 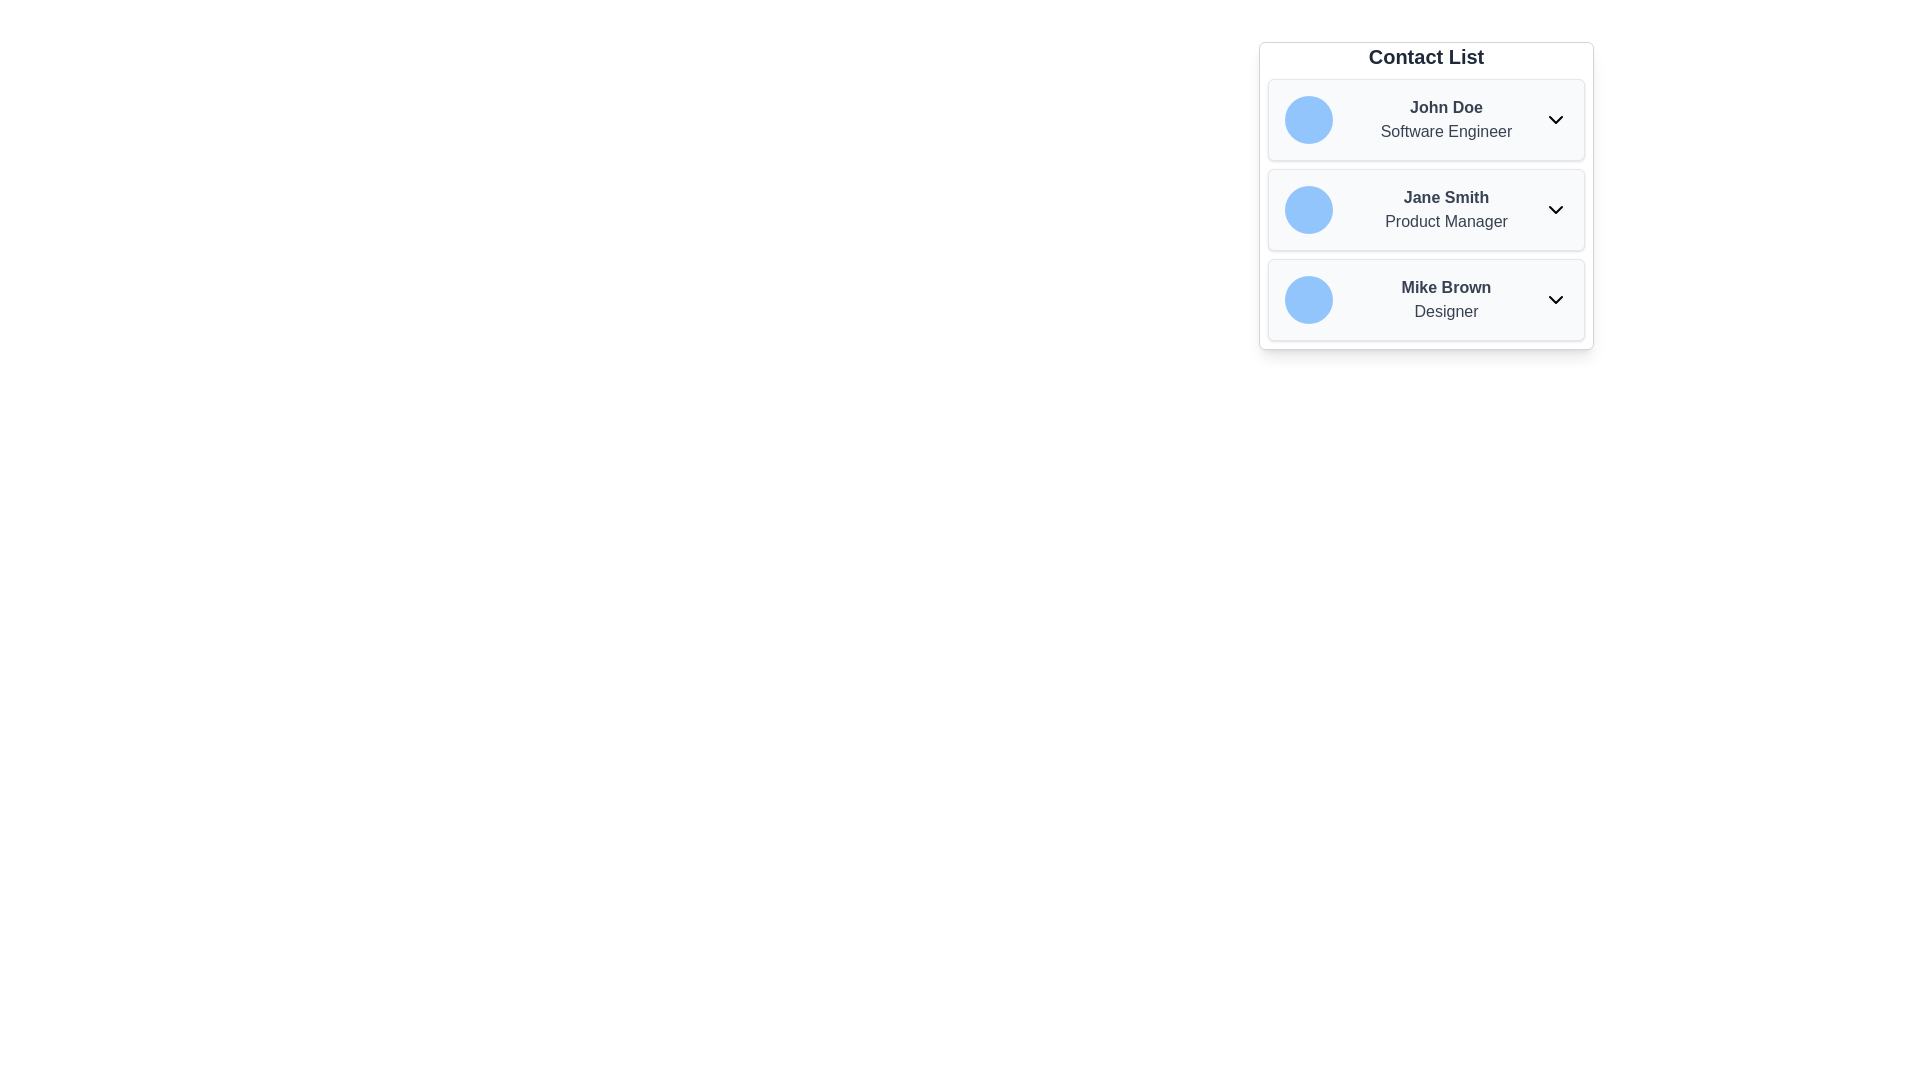 What do you see at coordinates (1309, 209) in the screenshot?
I see `the circular light blue avatar placeholder associated with 'Jane Smith' in the contact list` at bounding box center [1309, 209].